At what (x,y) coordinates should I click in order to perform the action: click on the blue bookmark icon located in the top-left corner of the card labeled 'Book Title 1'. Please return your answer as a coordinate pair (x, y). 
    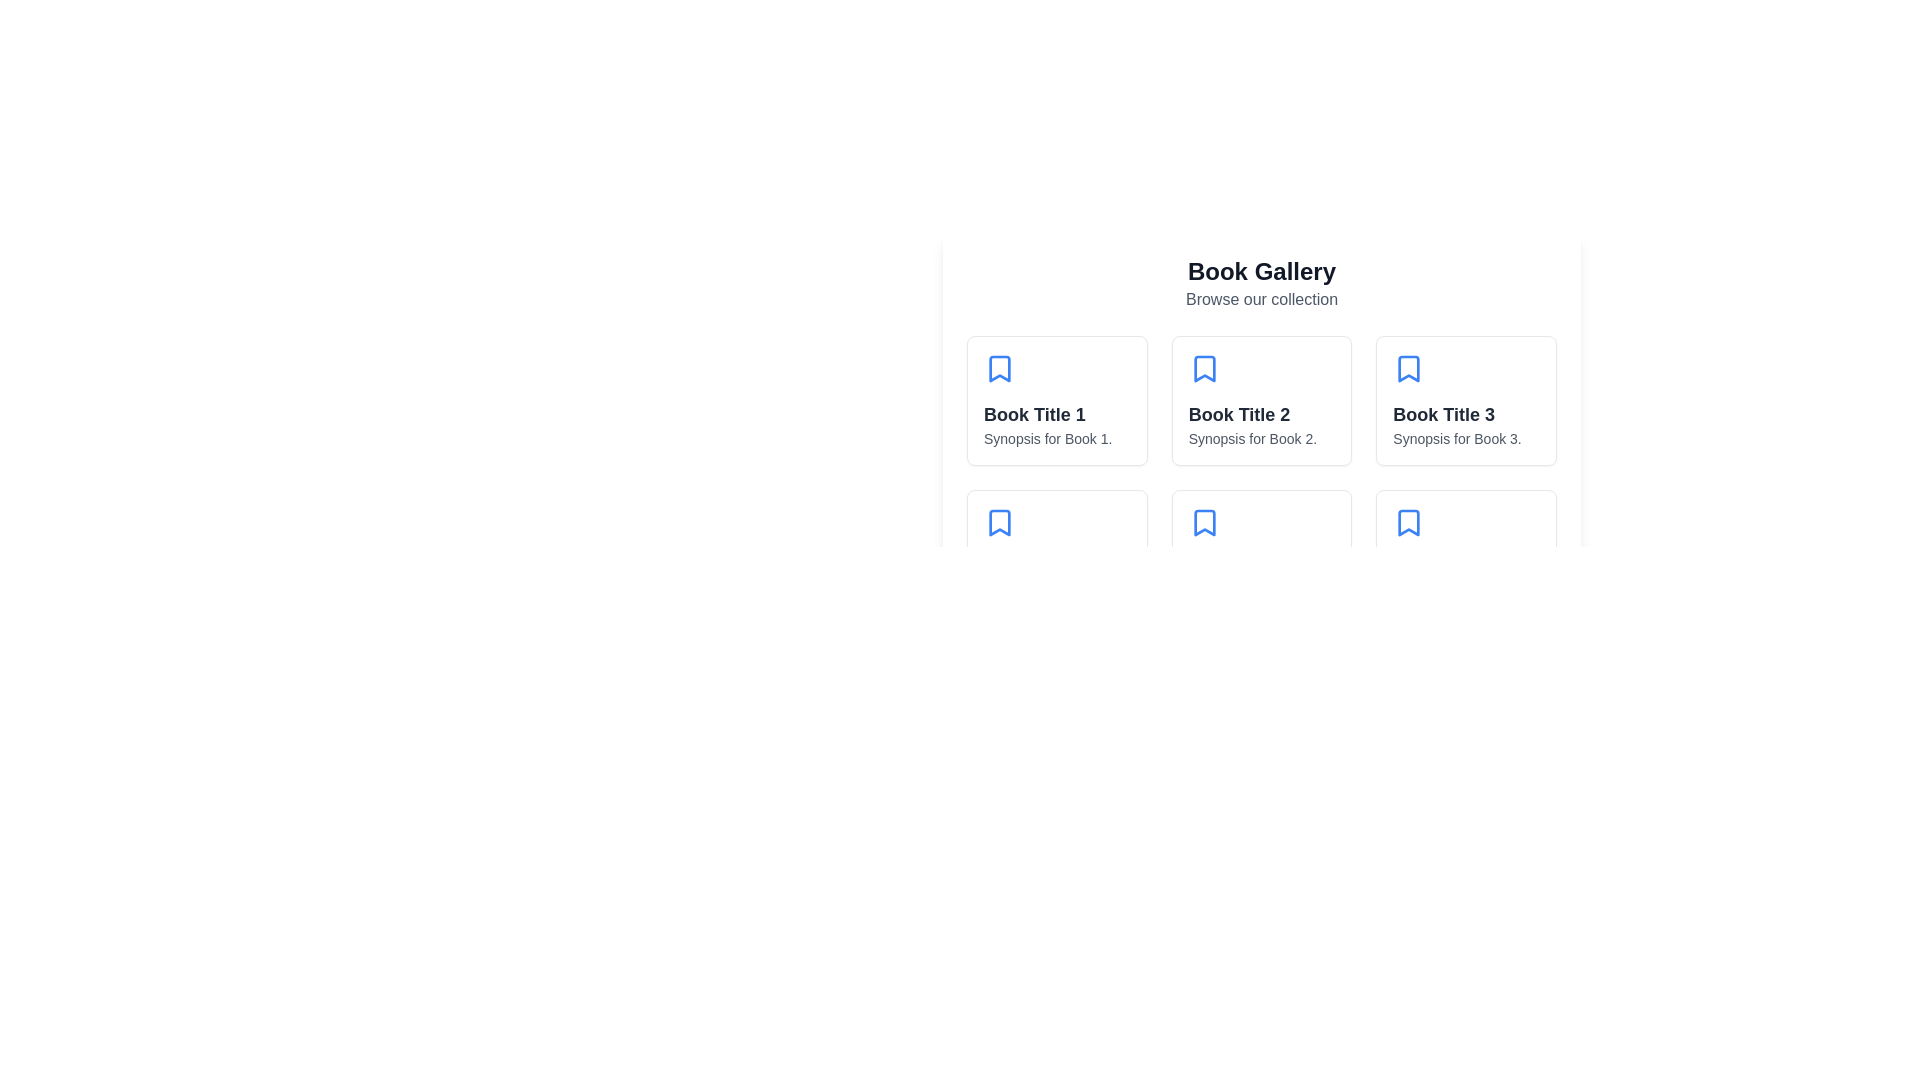
    Looking at the image, I should click on (999, 369).